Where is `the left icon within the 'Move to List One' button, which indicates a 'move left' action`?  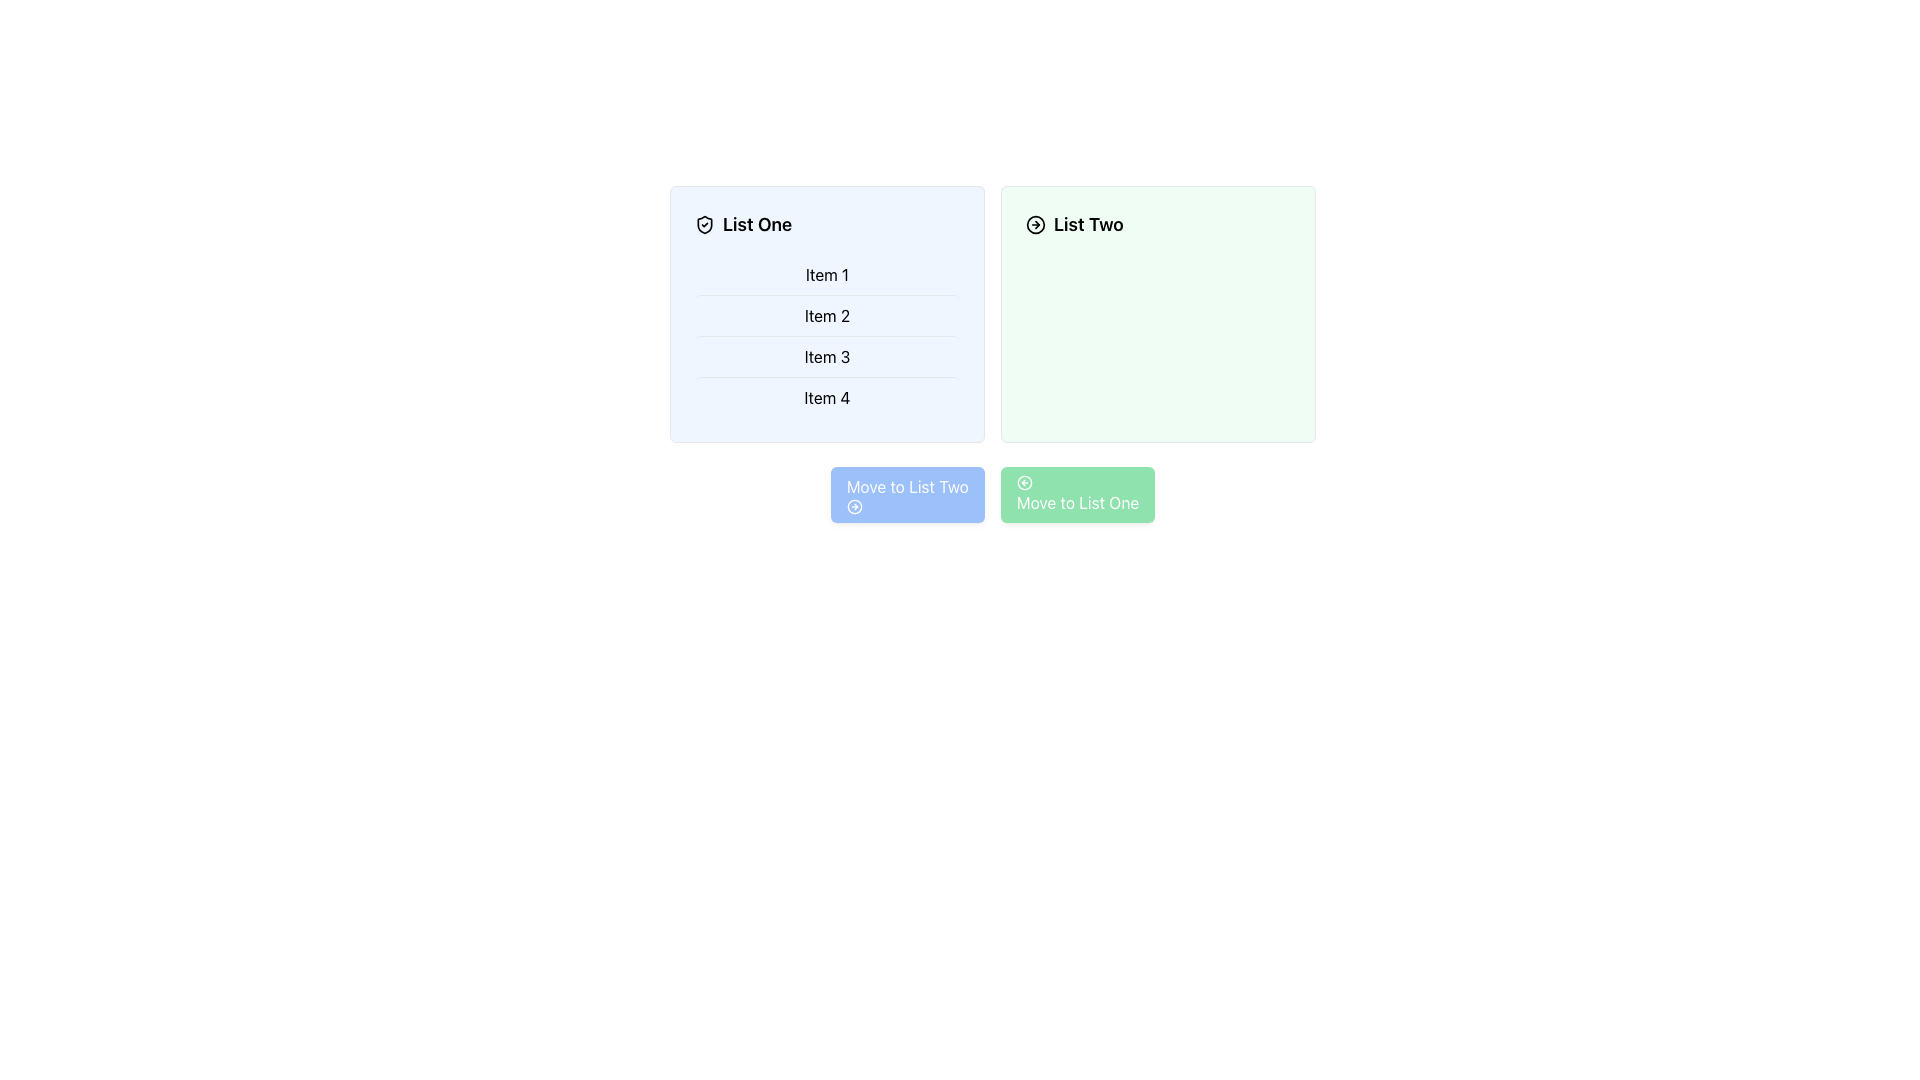
the left icon within the 'Move to List One' button, which indicates a 'move left' action is located at coordinates (1024, 482).